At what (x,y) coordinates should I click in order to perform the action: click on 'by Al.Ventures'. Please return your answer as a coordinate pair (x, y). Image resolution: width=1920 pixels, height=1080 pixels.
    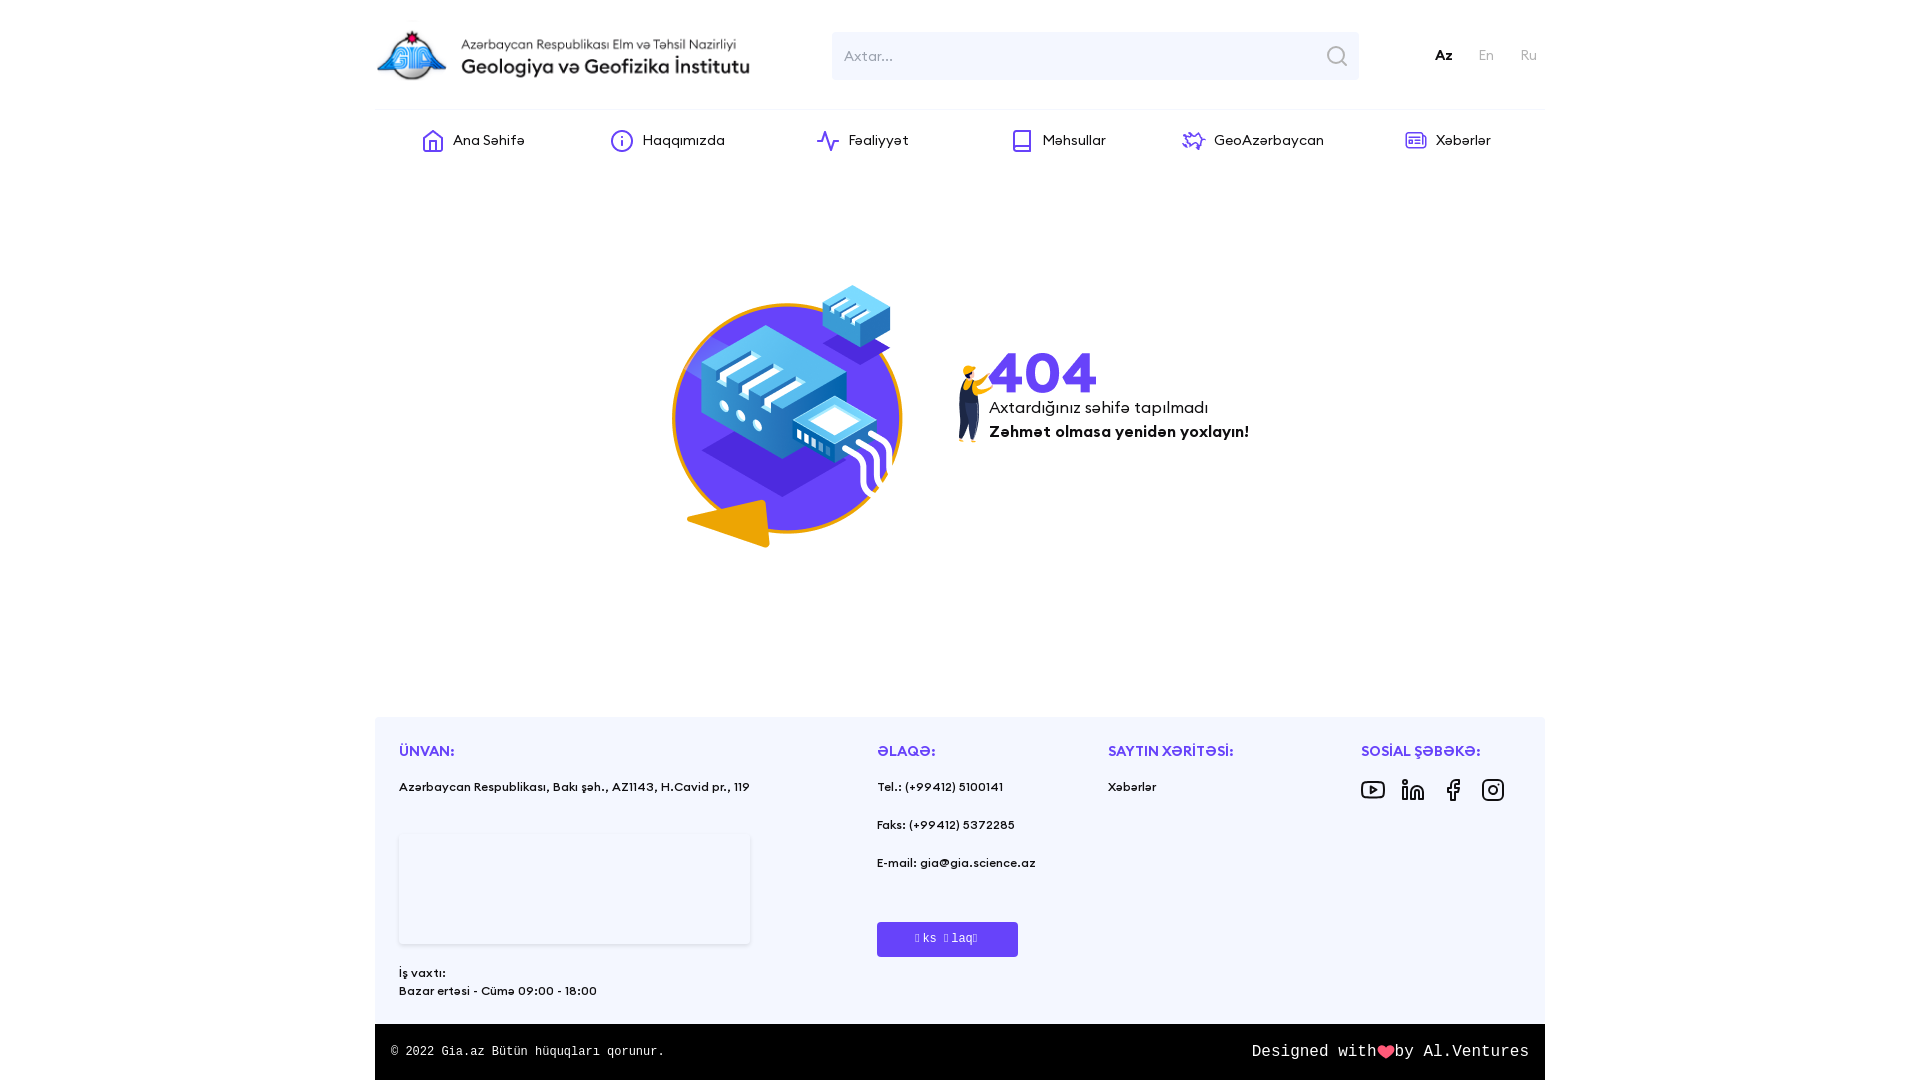
    Looking at the image, I should click on (1462, 1051).